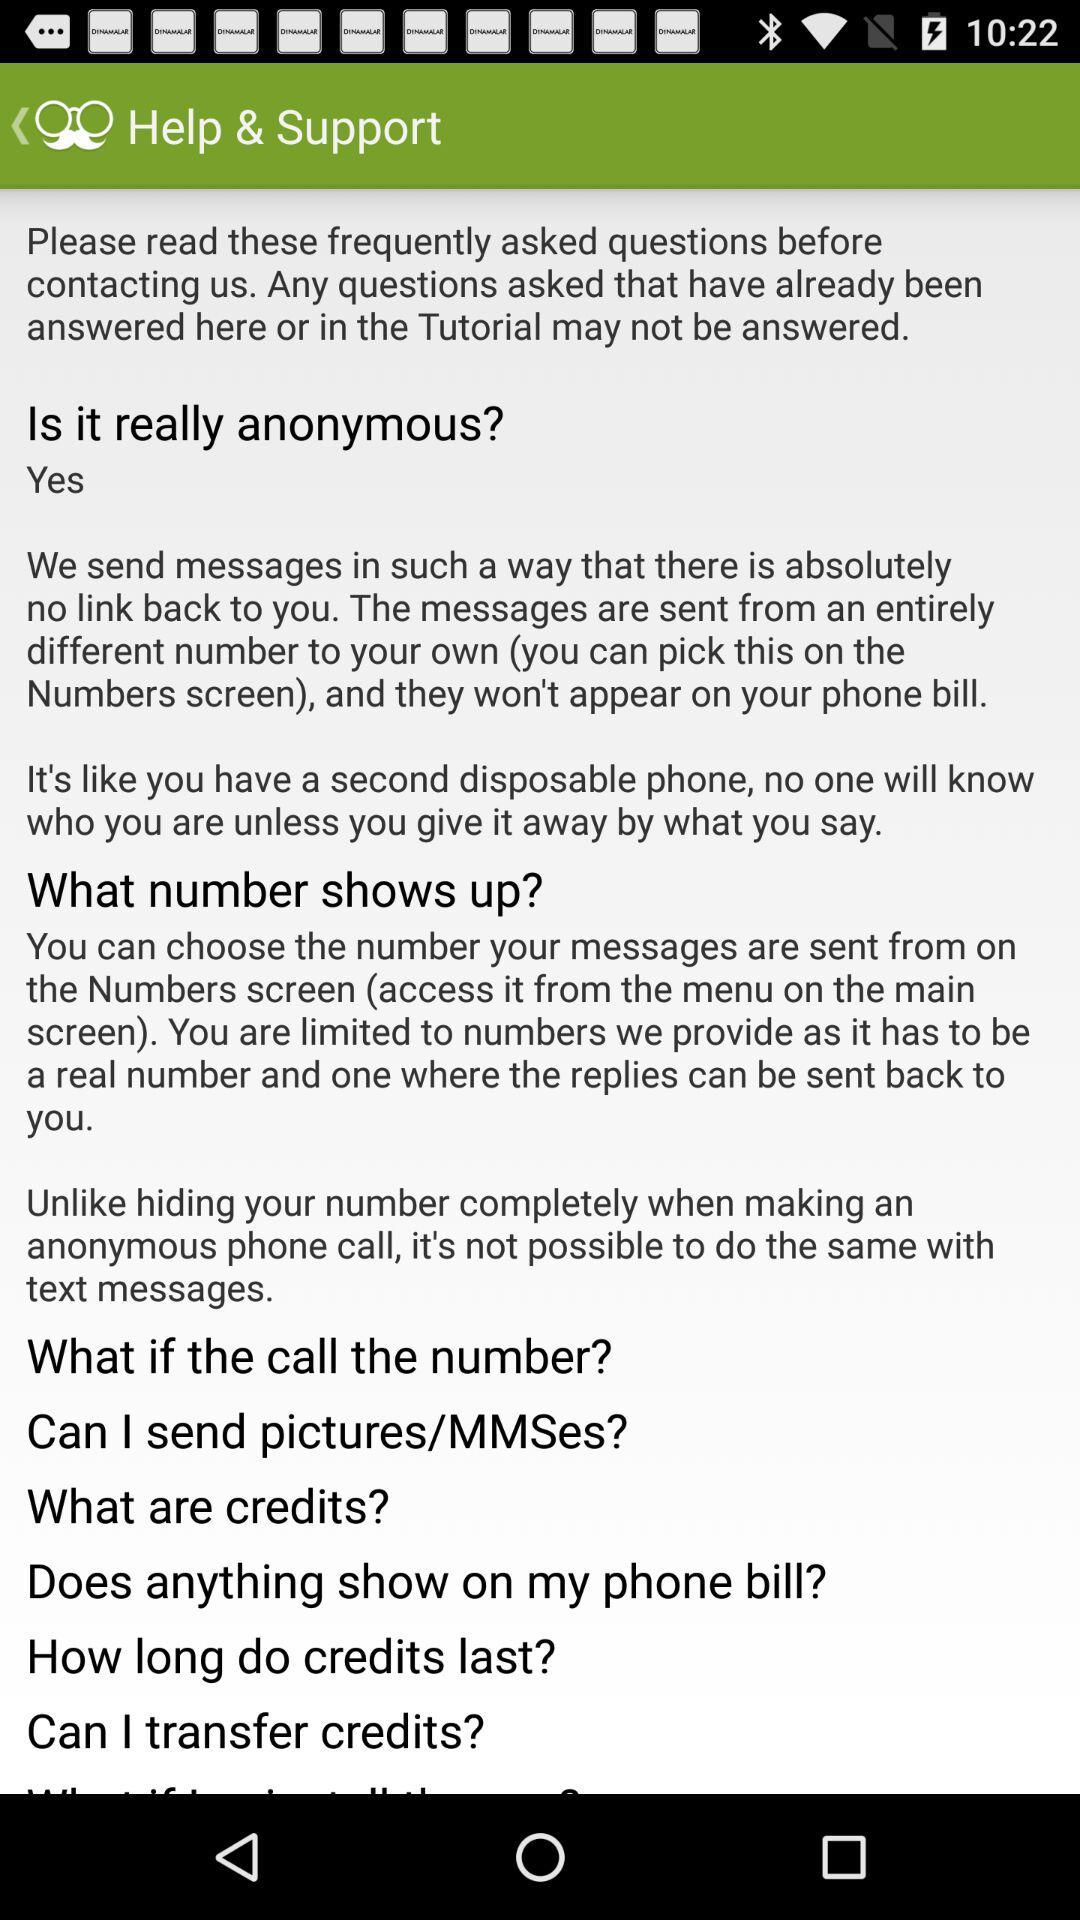 Image resolution: width=1080 pixels, height=1920 pixels. I want to click on you can choose app, so click(540, 1114).